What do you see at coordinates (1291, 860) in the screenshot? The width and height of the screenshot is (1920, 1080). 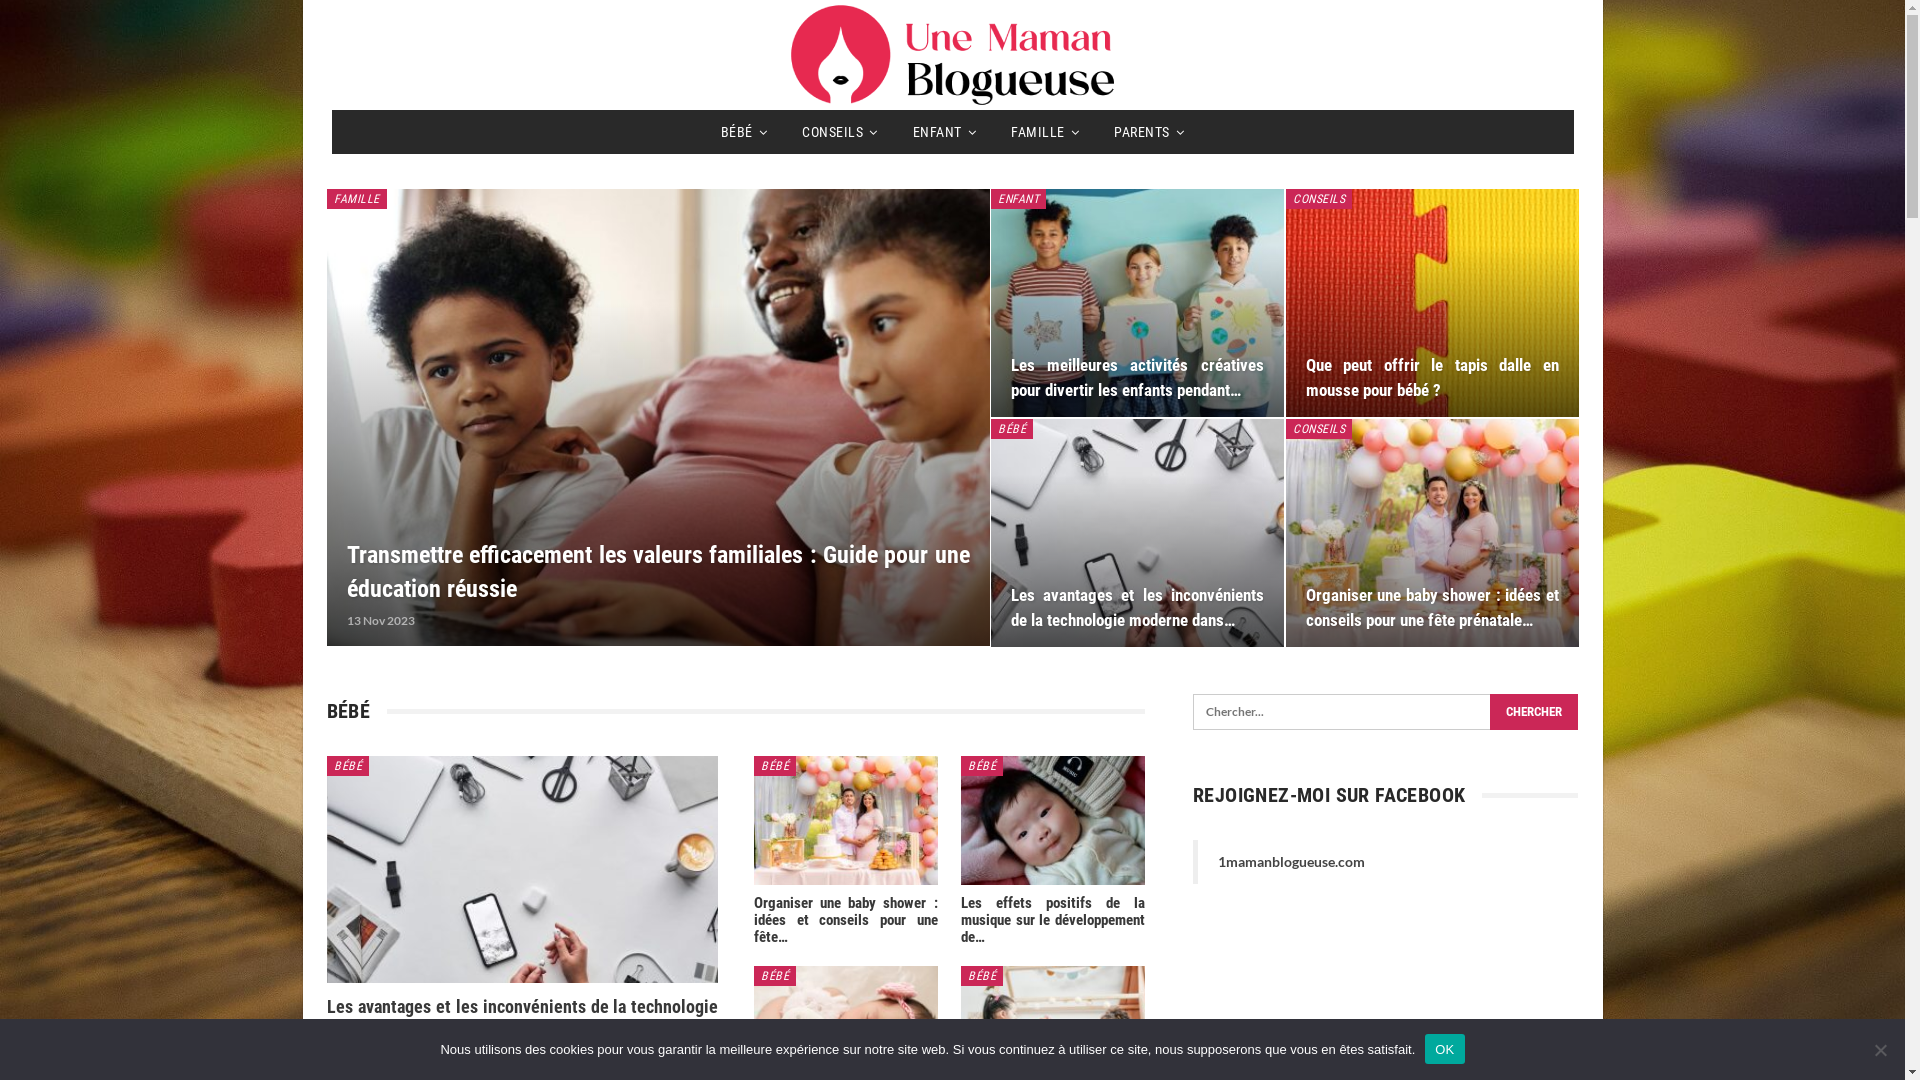 I see `'1mamanblogueuse.com'` at bounding box center [1291, 860].